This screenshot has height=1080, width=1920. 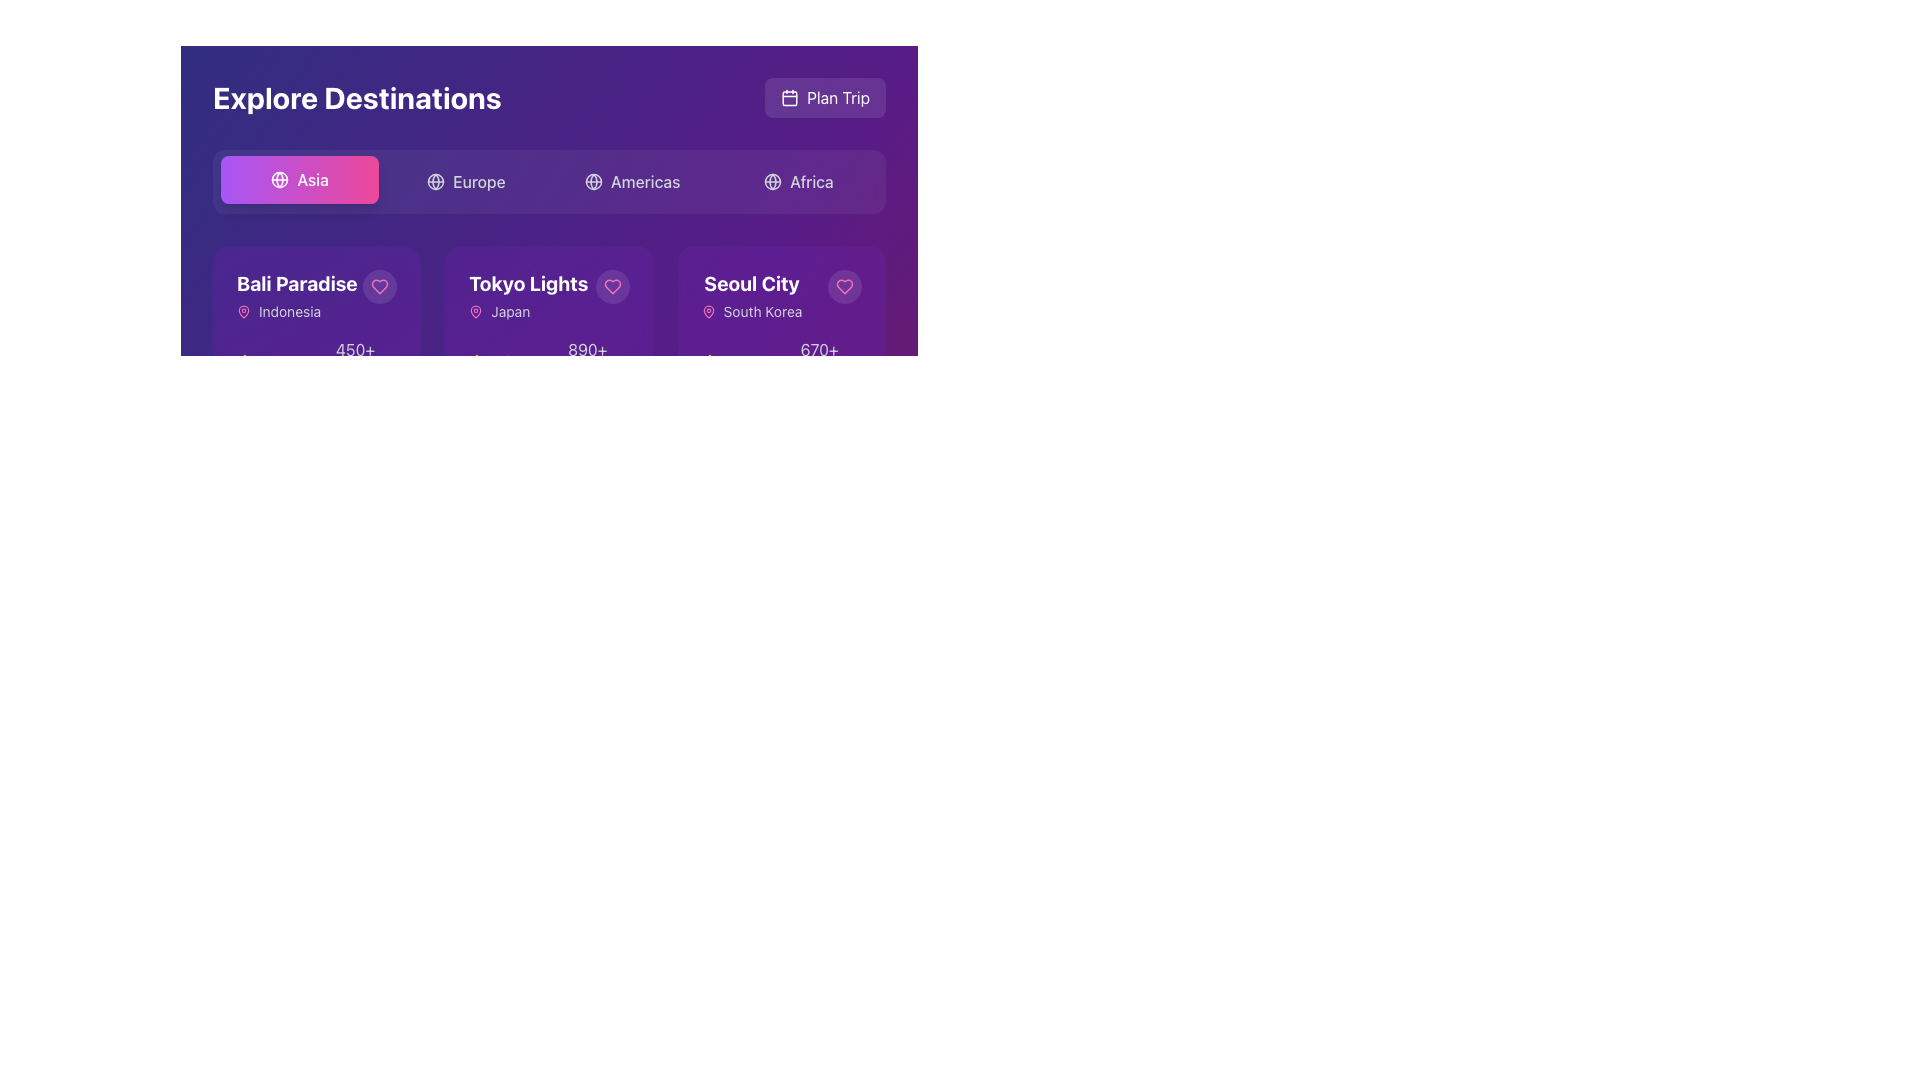 I want to click on the pink map pin icon located next to the text 'Japan' in the 'Tokyo Lights' section of the Explore Destinations area, so click(x=475, y=312).